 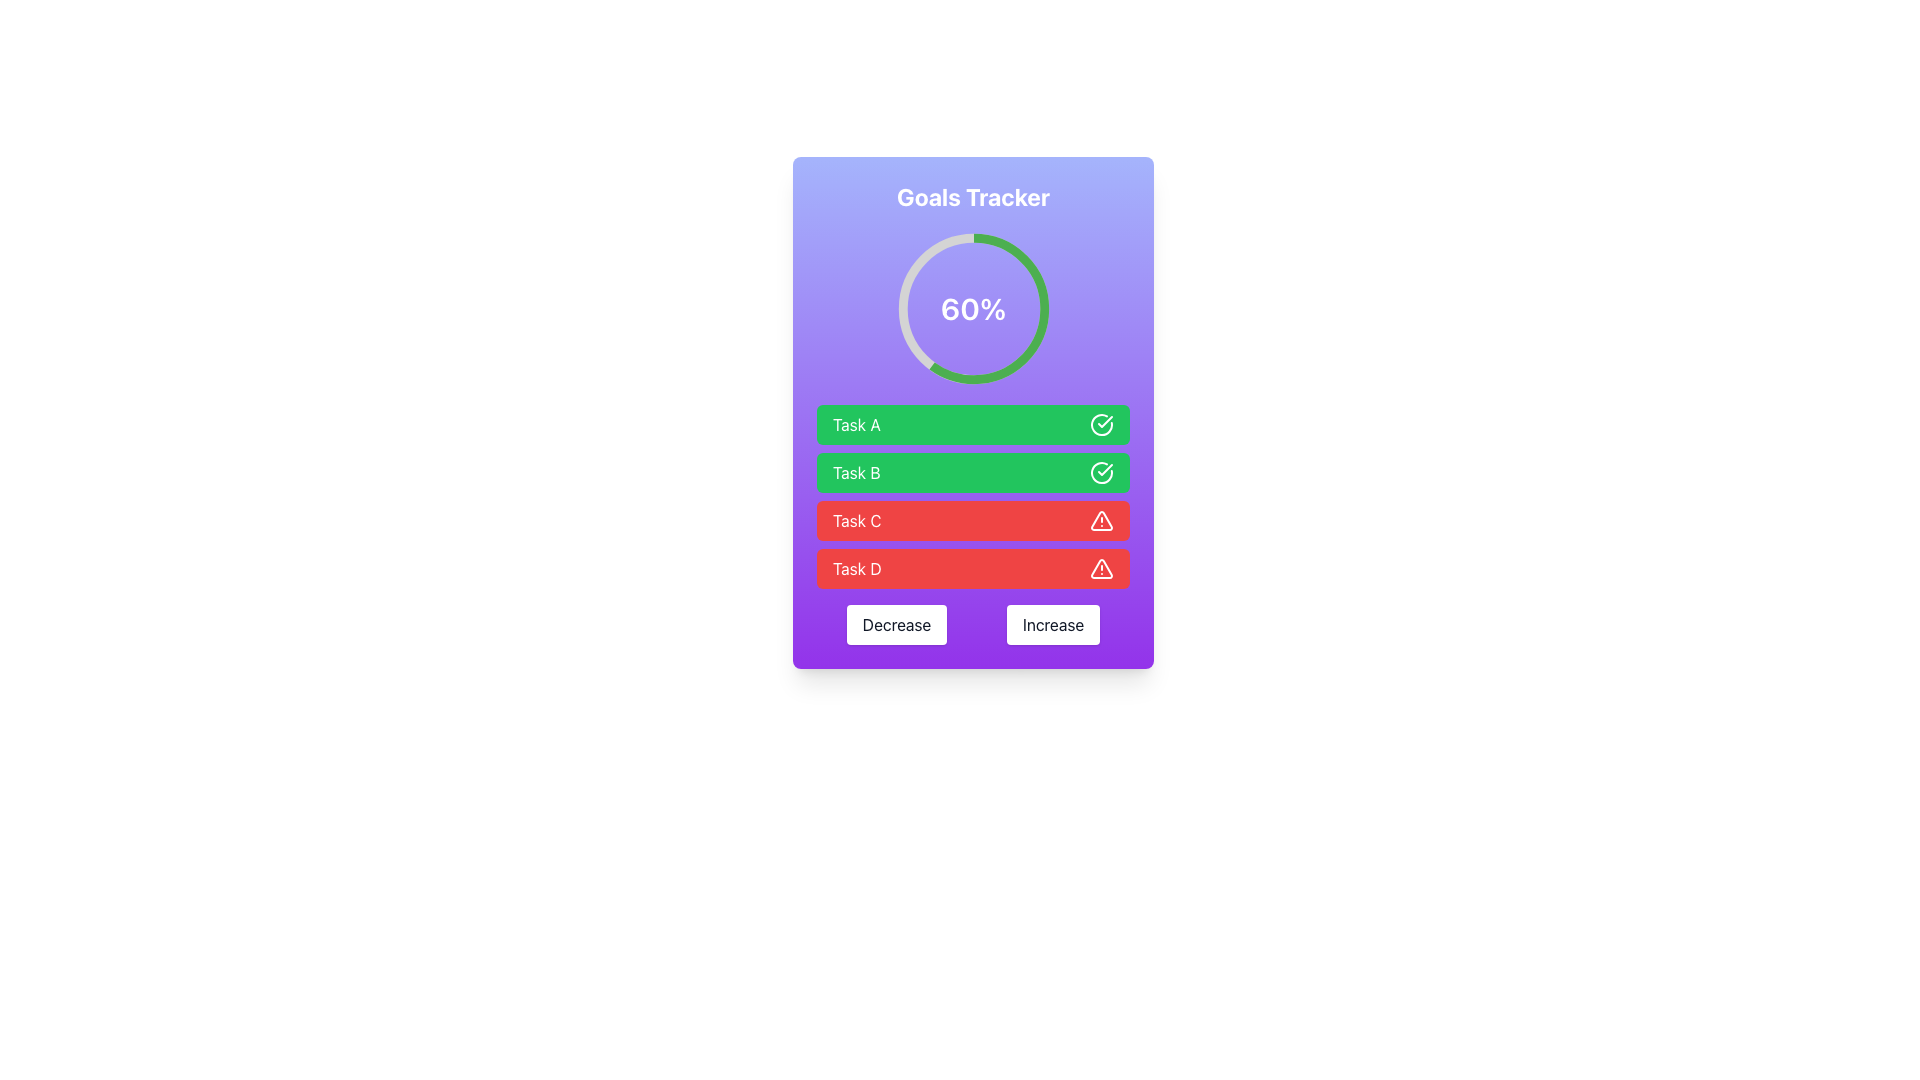 I want to click on the alert icon located on the far right side of the 'Task C' row, so click(x=1101, y=519).